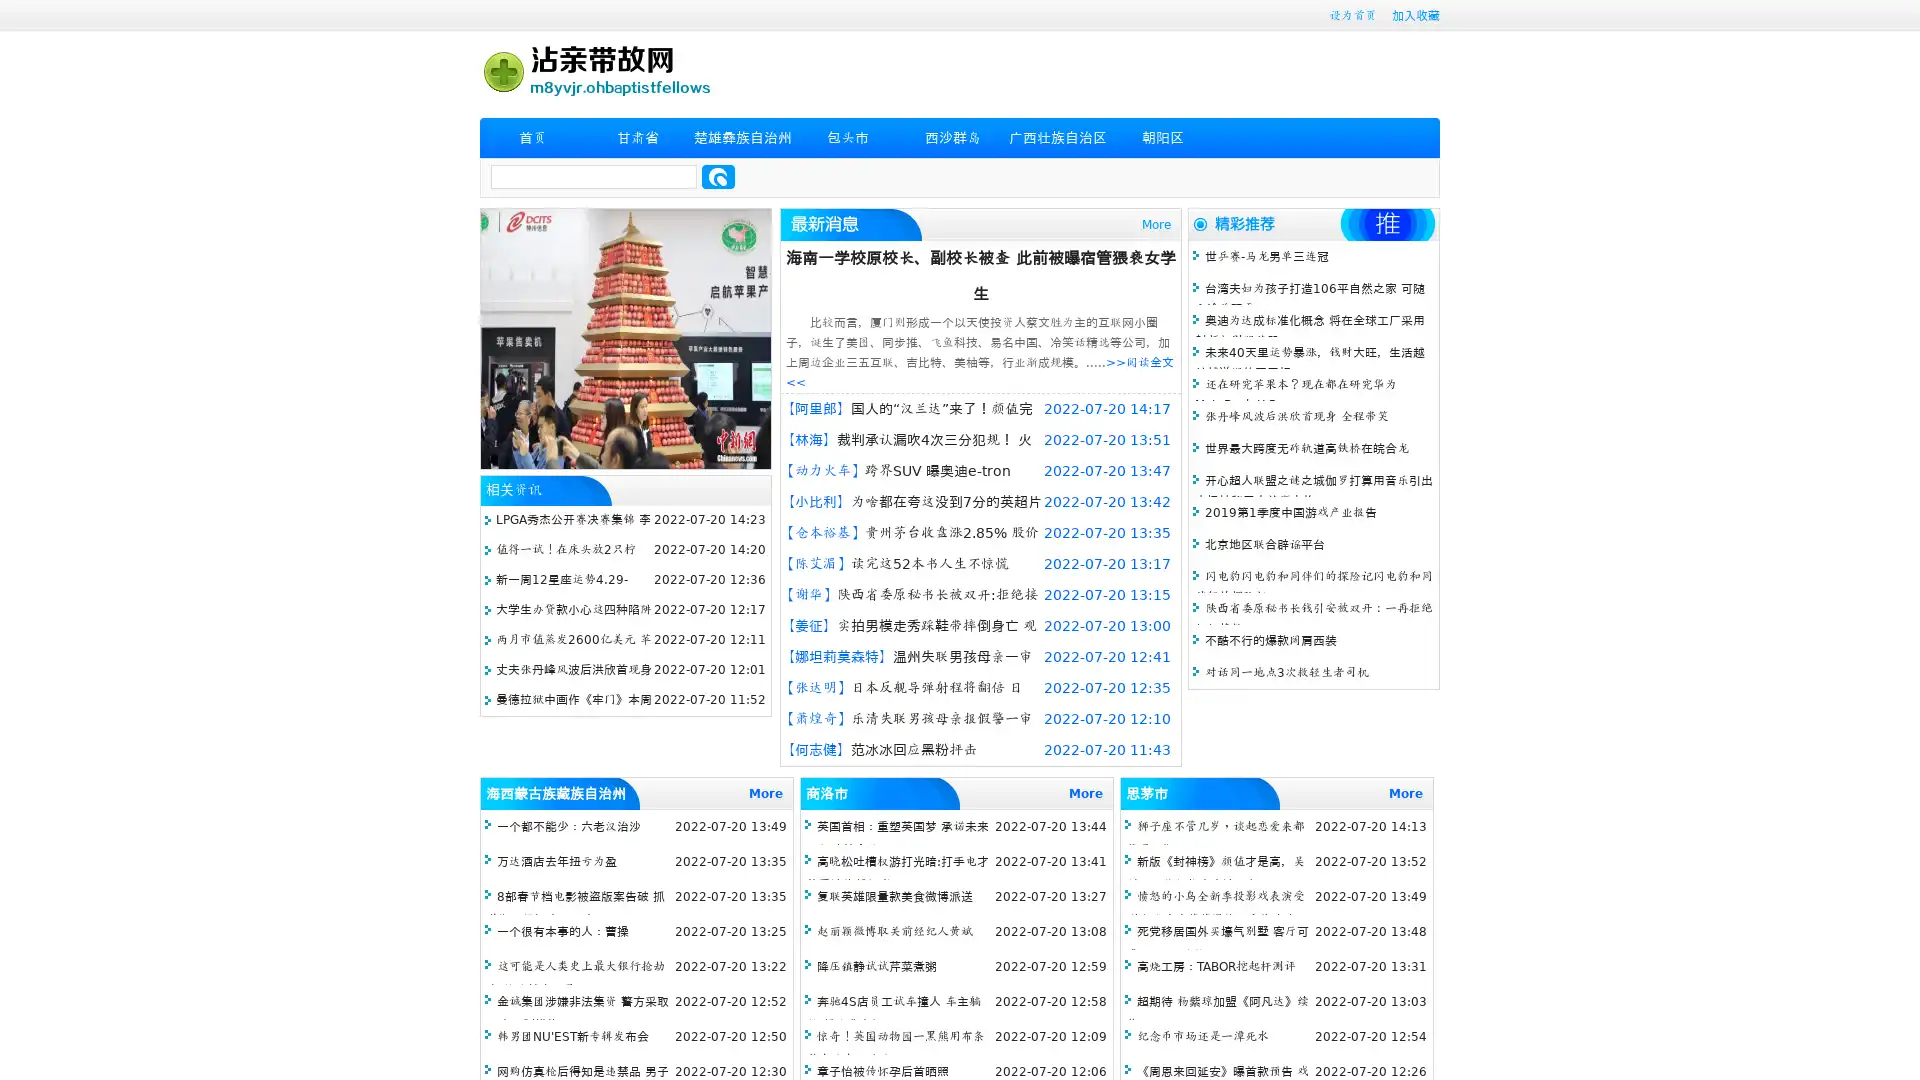 The width and height of the screenshot is (1920, 1080). I want to click on Search, so click(718, 176).